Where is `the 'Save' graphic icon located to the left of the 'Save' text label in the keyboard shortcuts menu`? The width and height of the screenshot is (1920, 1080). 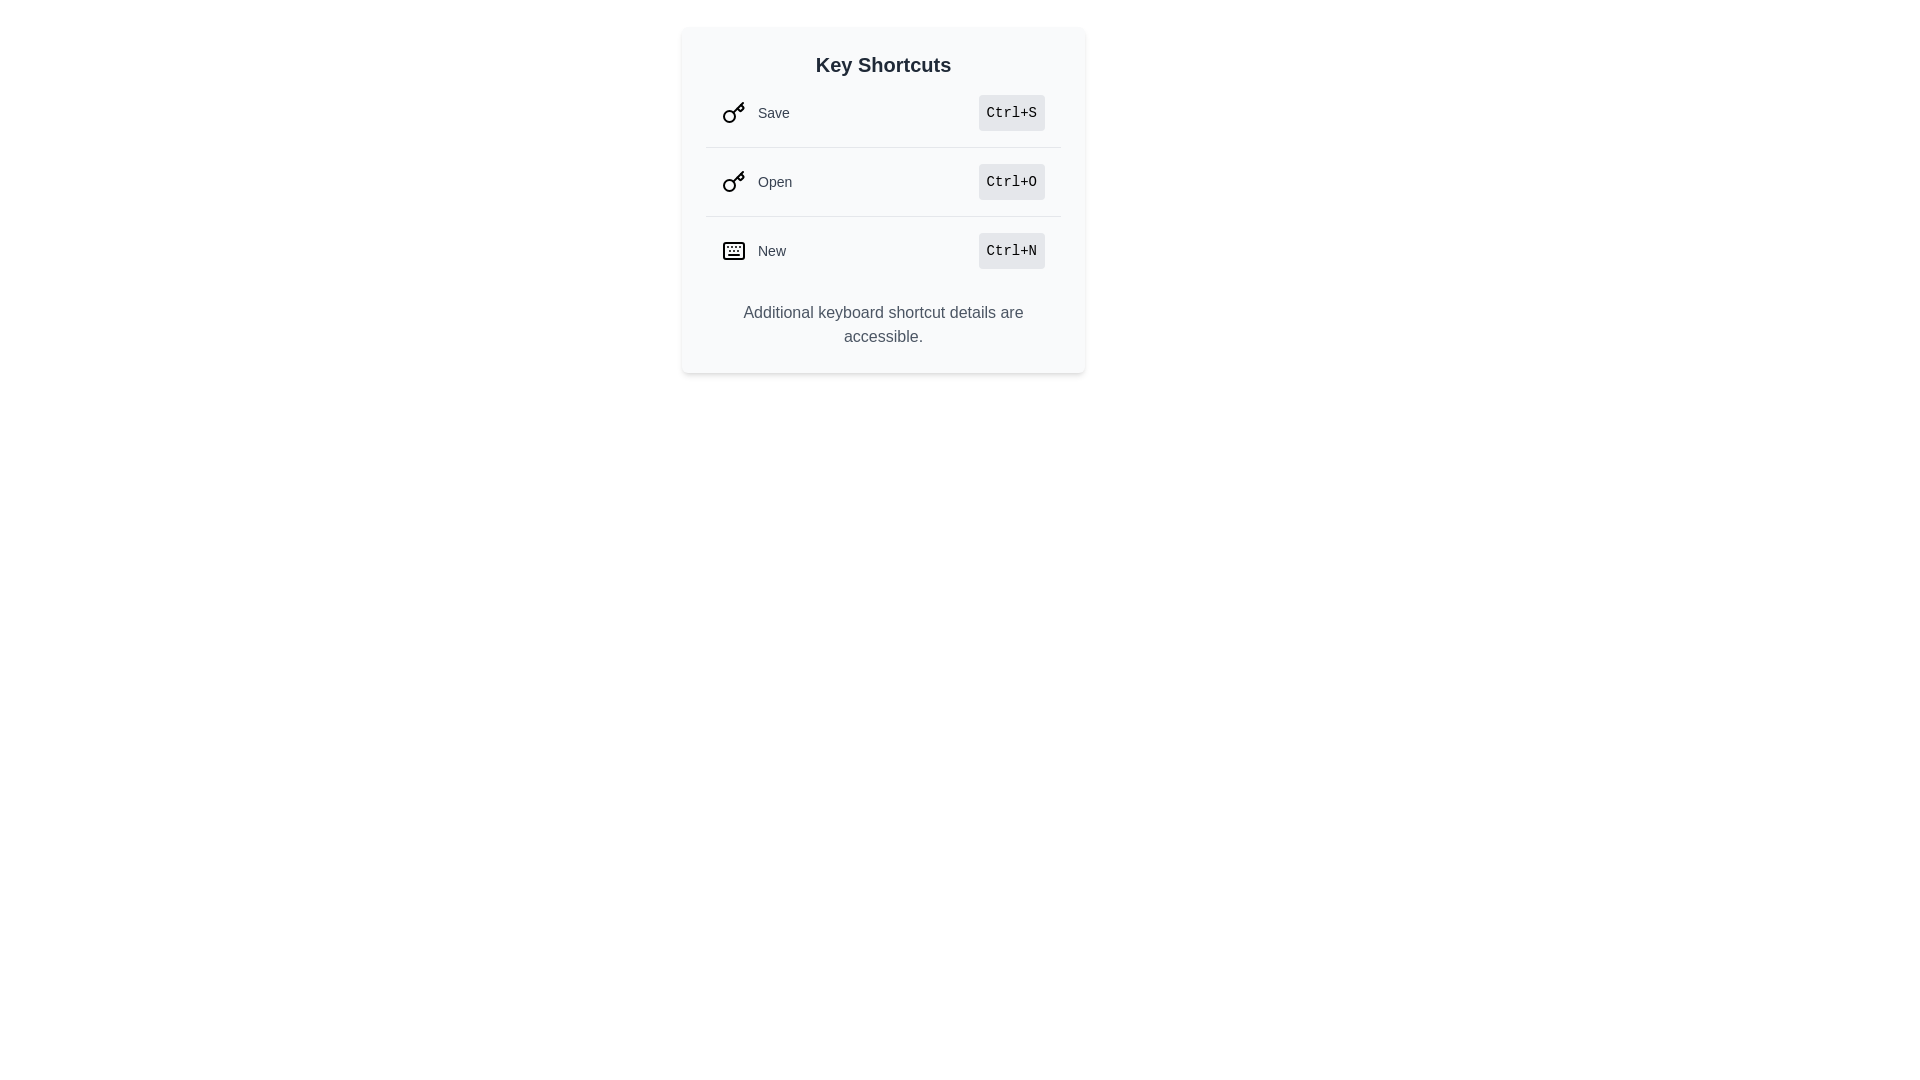
the 'Save' graphic icon located to the left of the 'Save' text label in the keyboard shortcuts menu is located at coordinates (733, 112).